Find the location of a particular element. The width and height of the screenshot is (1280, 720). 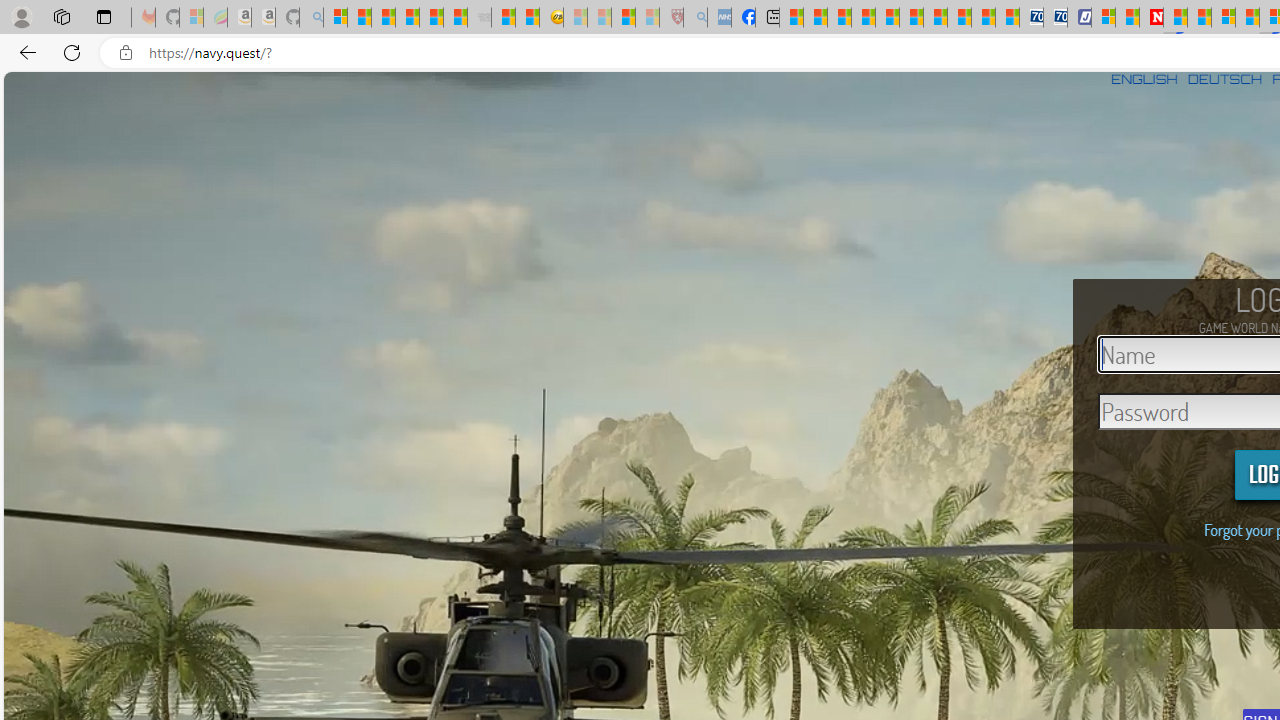

'World - MSN' is located at coordinates (839, 17).